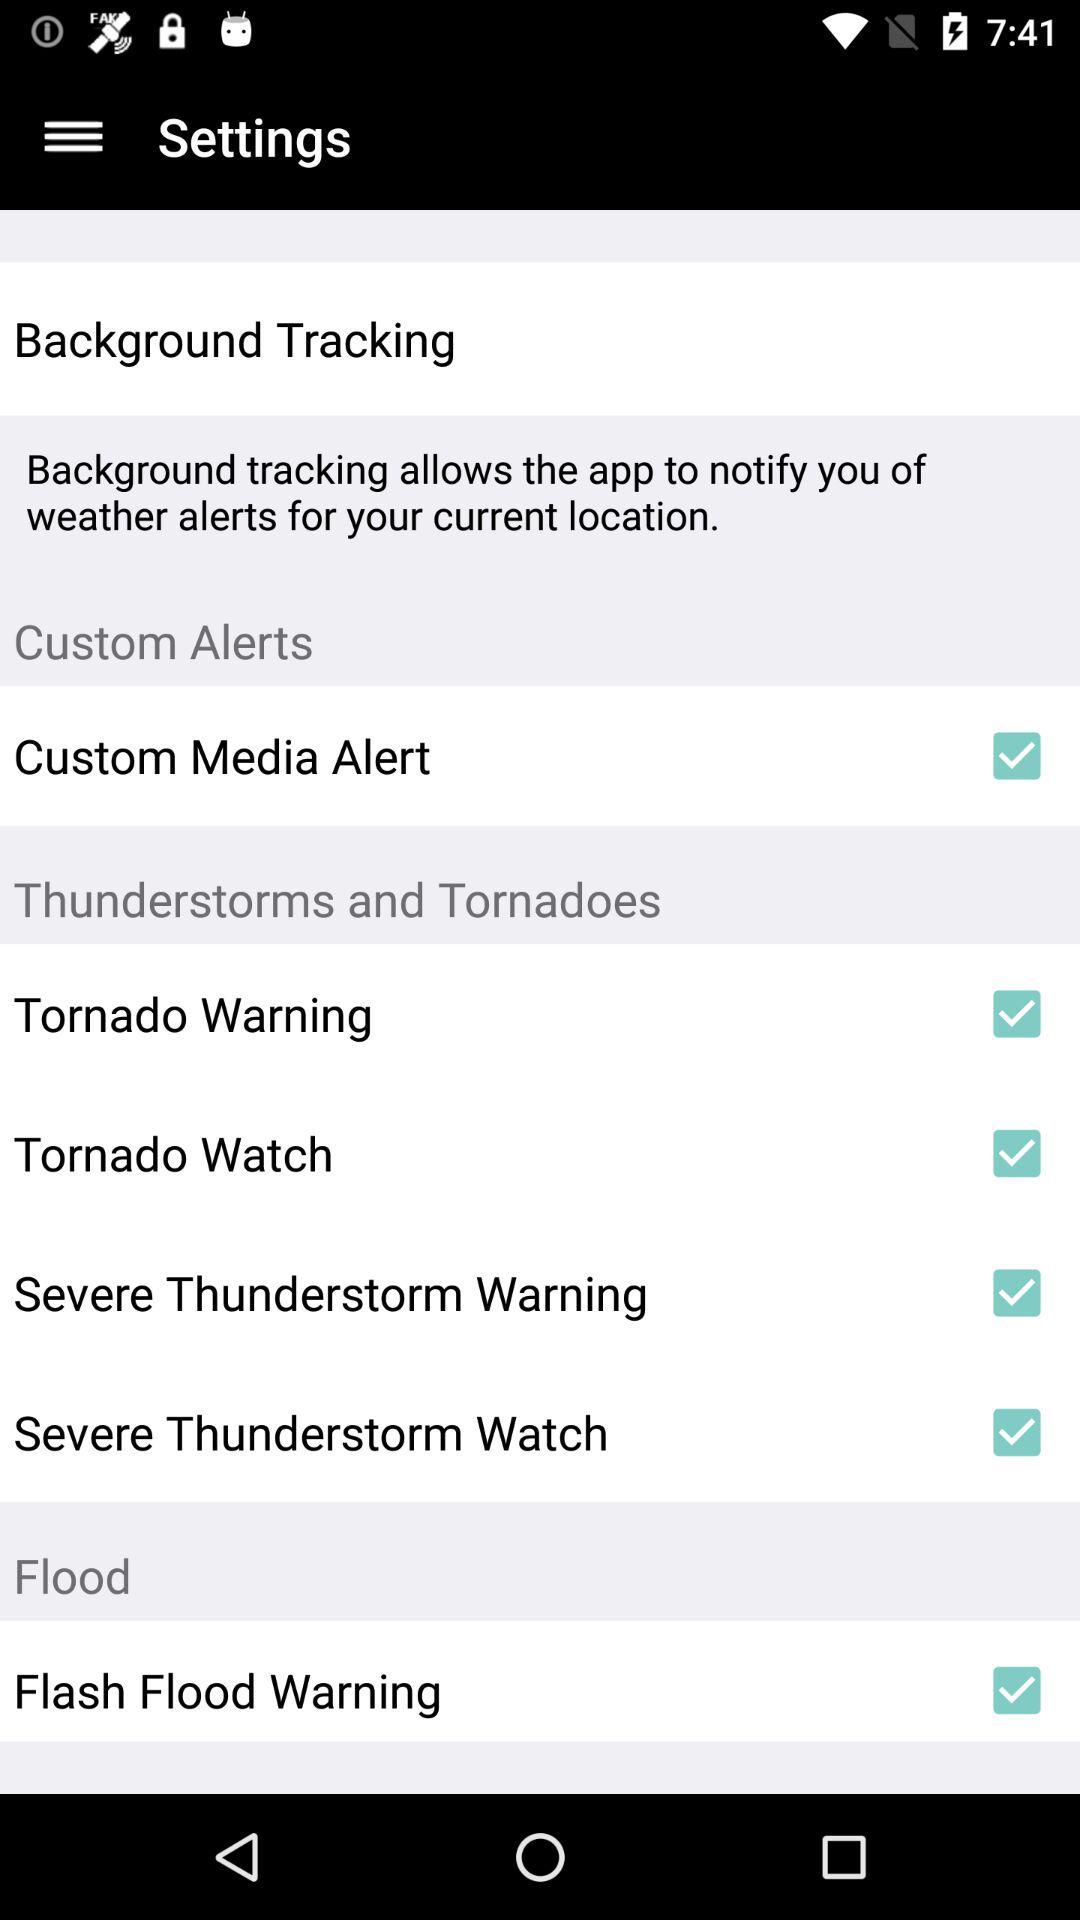 Image resolution: width=1080 pixels, height=1920 pixels. Describe the element at coordinates (72, 135) in the screenshot. I see `open main menu` at that location.